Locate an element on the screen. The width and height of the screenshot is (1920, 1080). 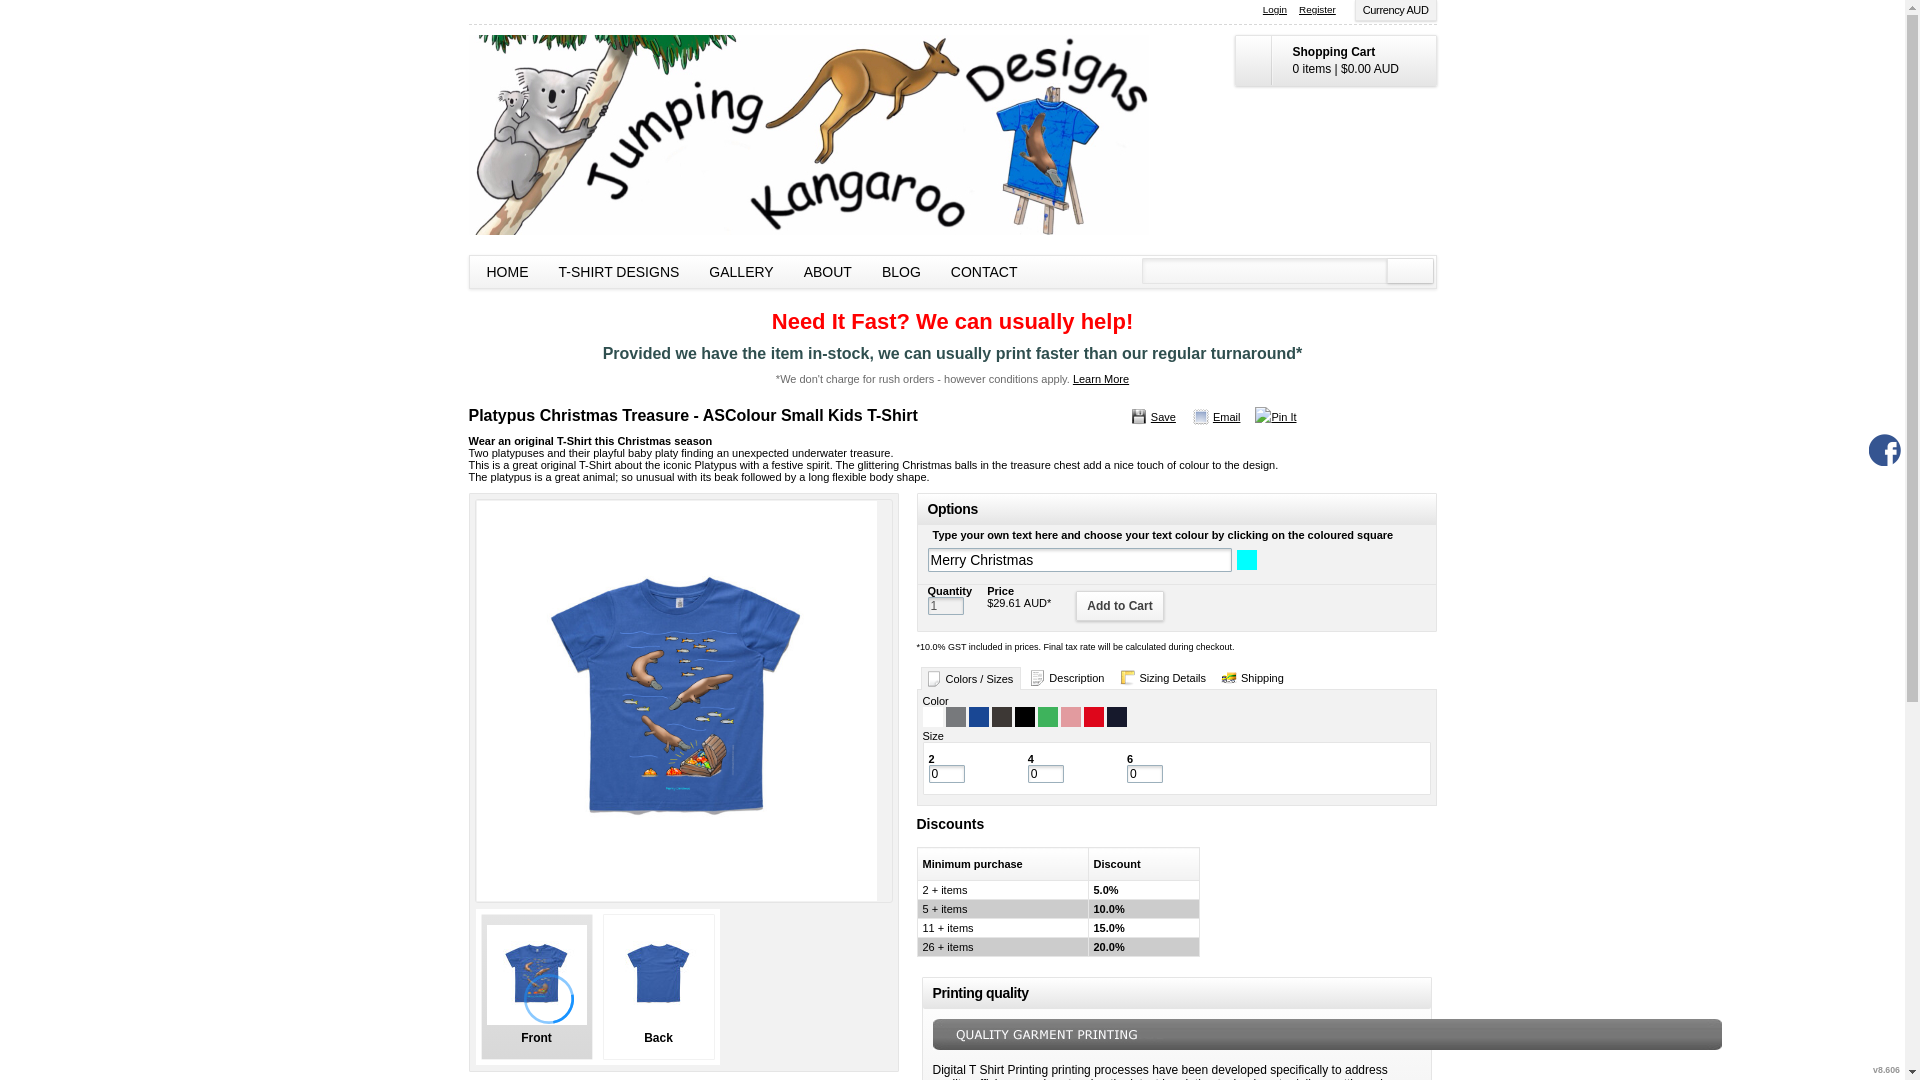
'BLOG' is located at coordinates (900, 272).